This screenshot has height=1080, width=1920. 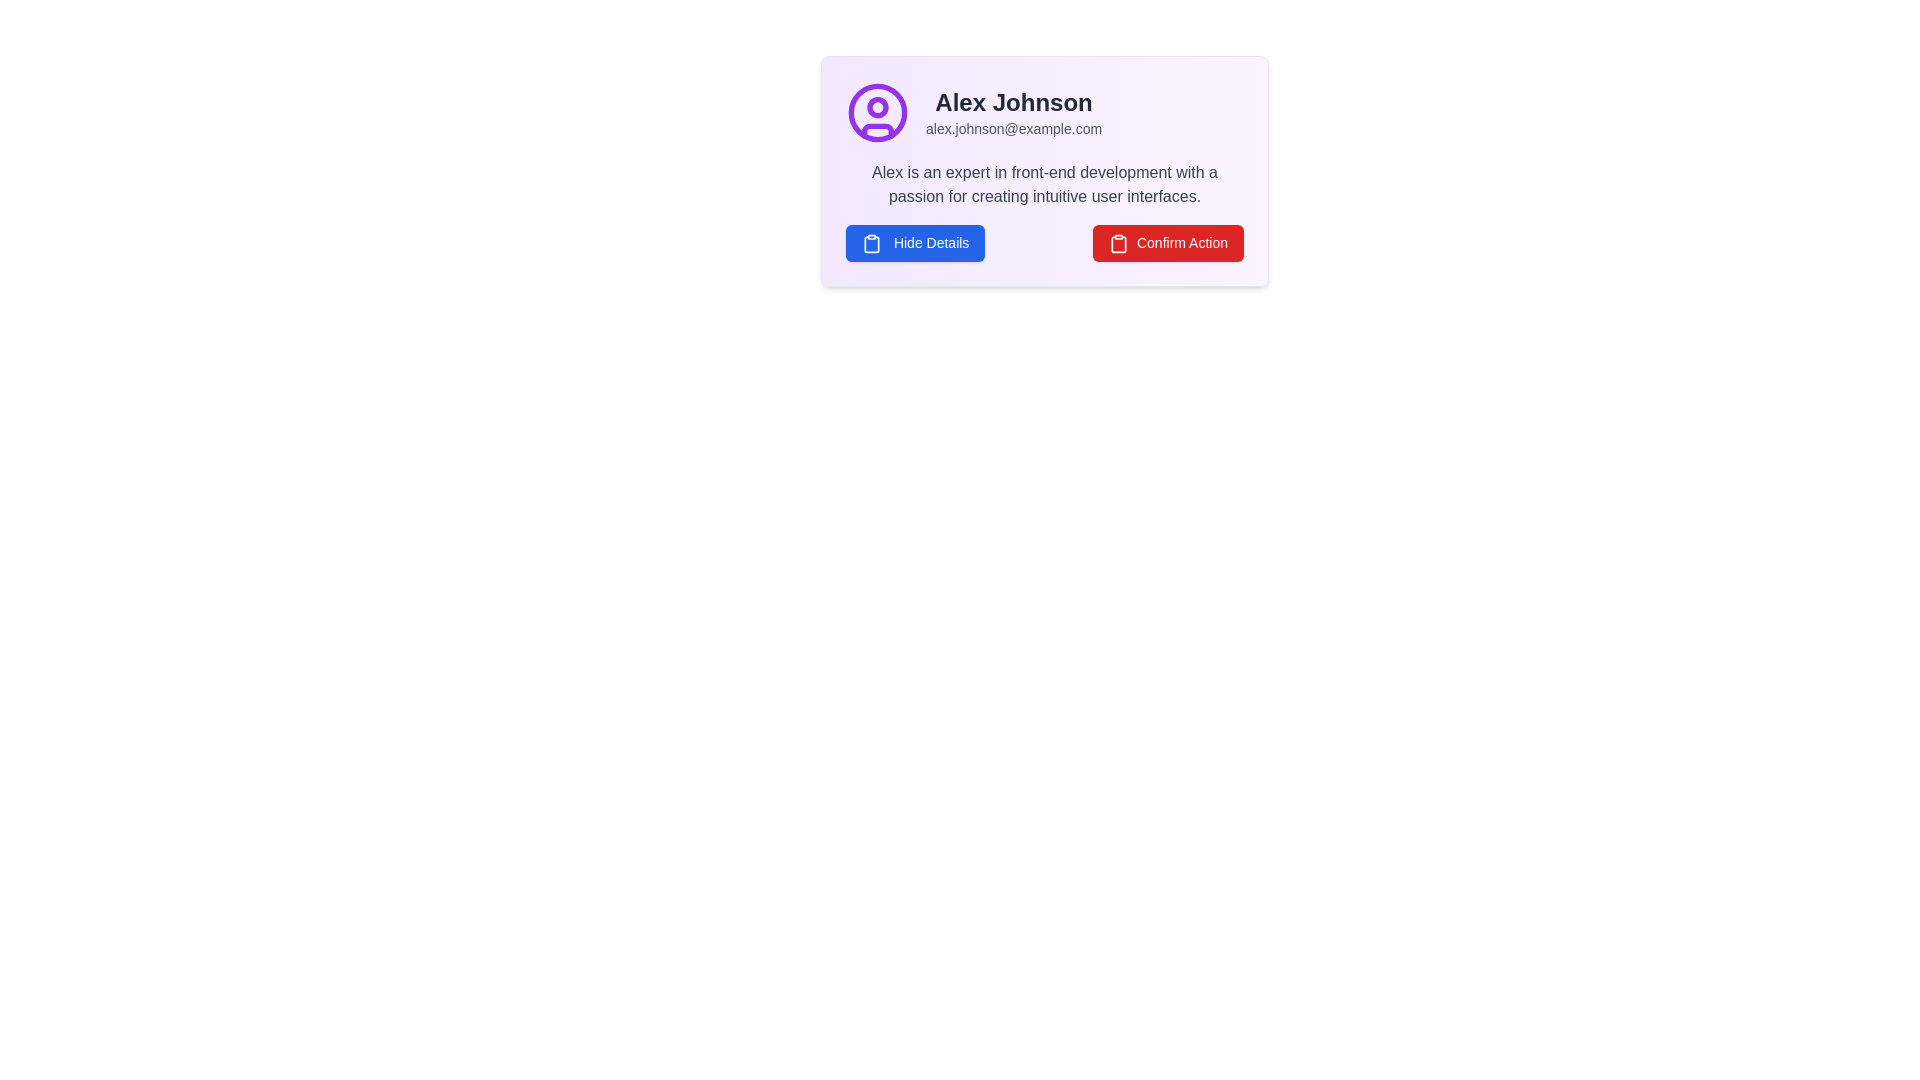 What do you see at coordinates (1168, 242) in the screenshot?
I see `the 'Confirm Action' button, which is a rectangular button with rounded corners and a red background, containing white text and an icon of a clipboard` at bounding box center [1168, 242].